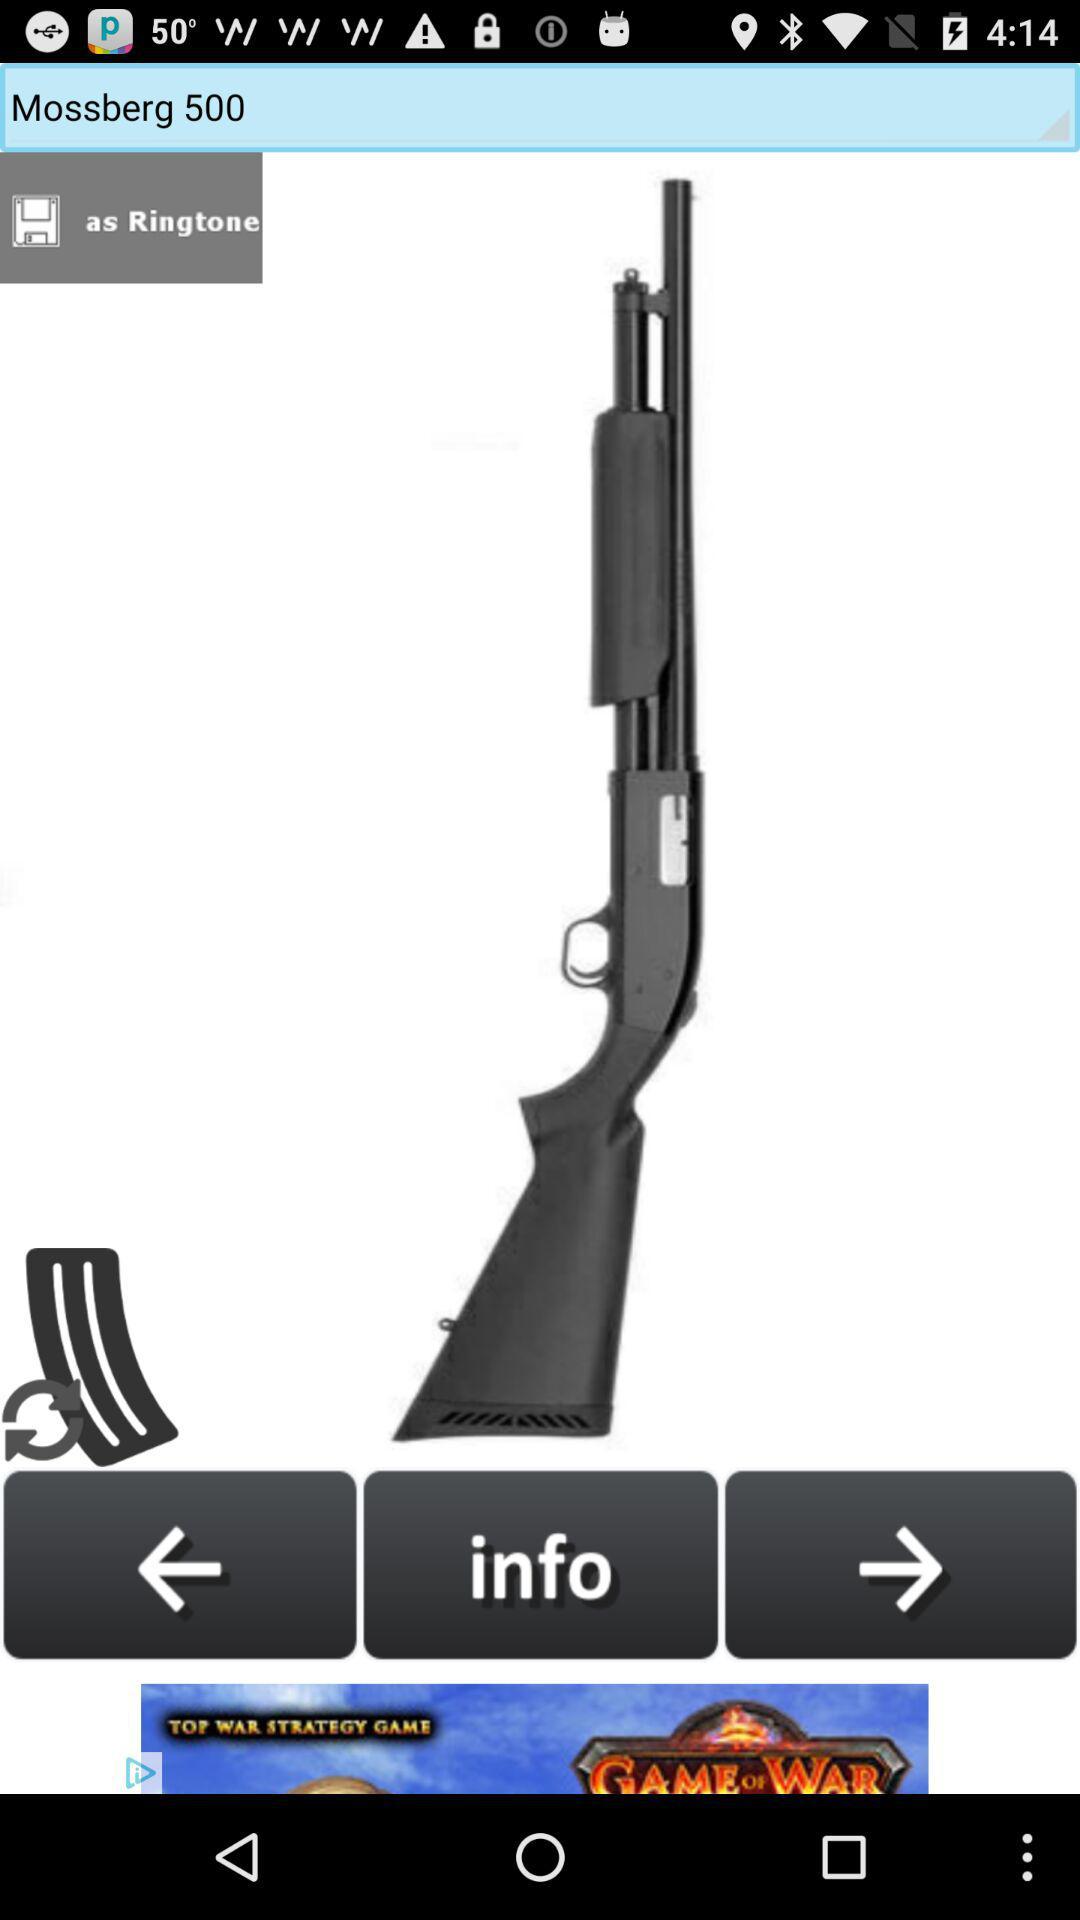 The image size is (1080, 1920). I want to click on information, so click(540, 1563).